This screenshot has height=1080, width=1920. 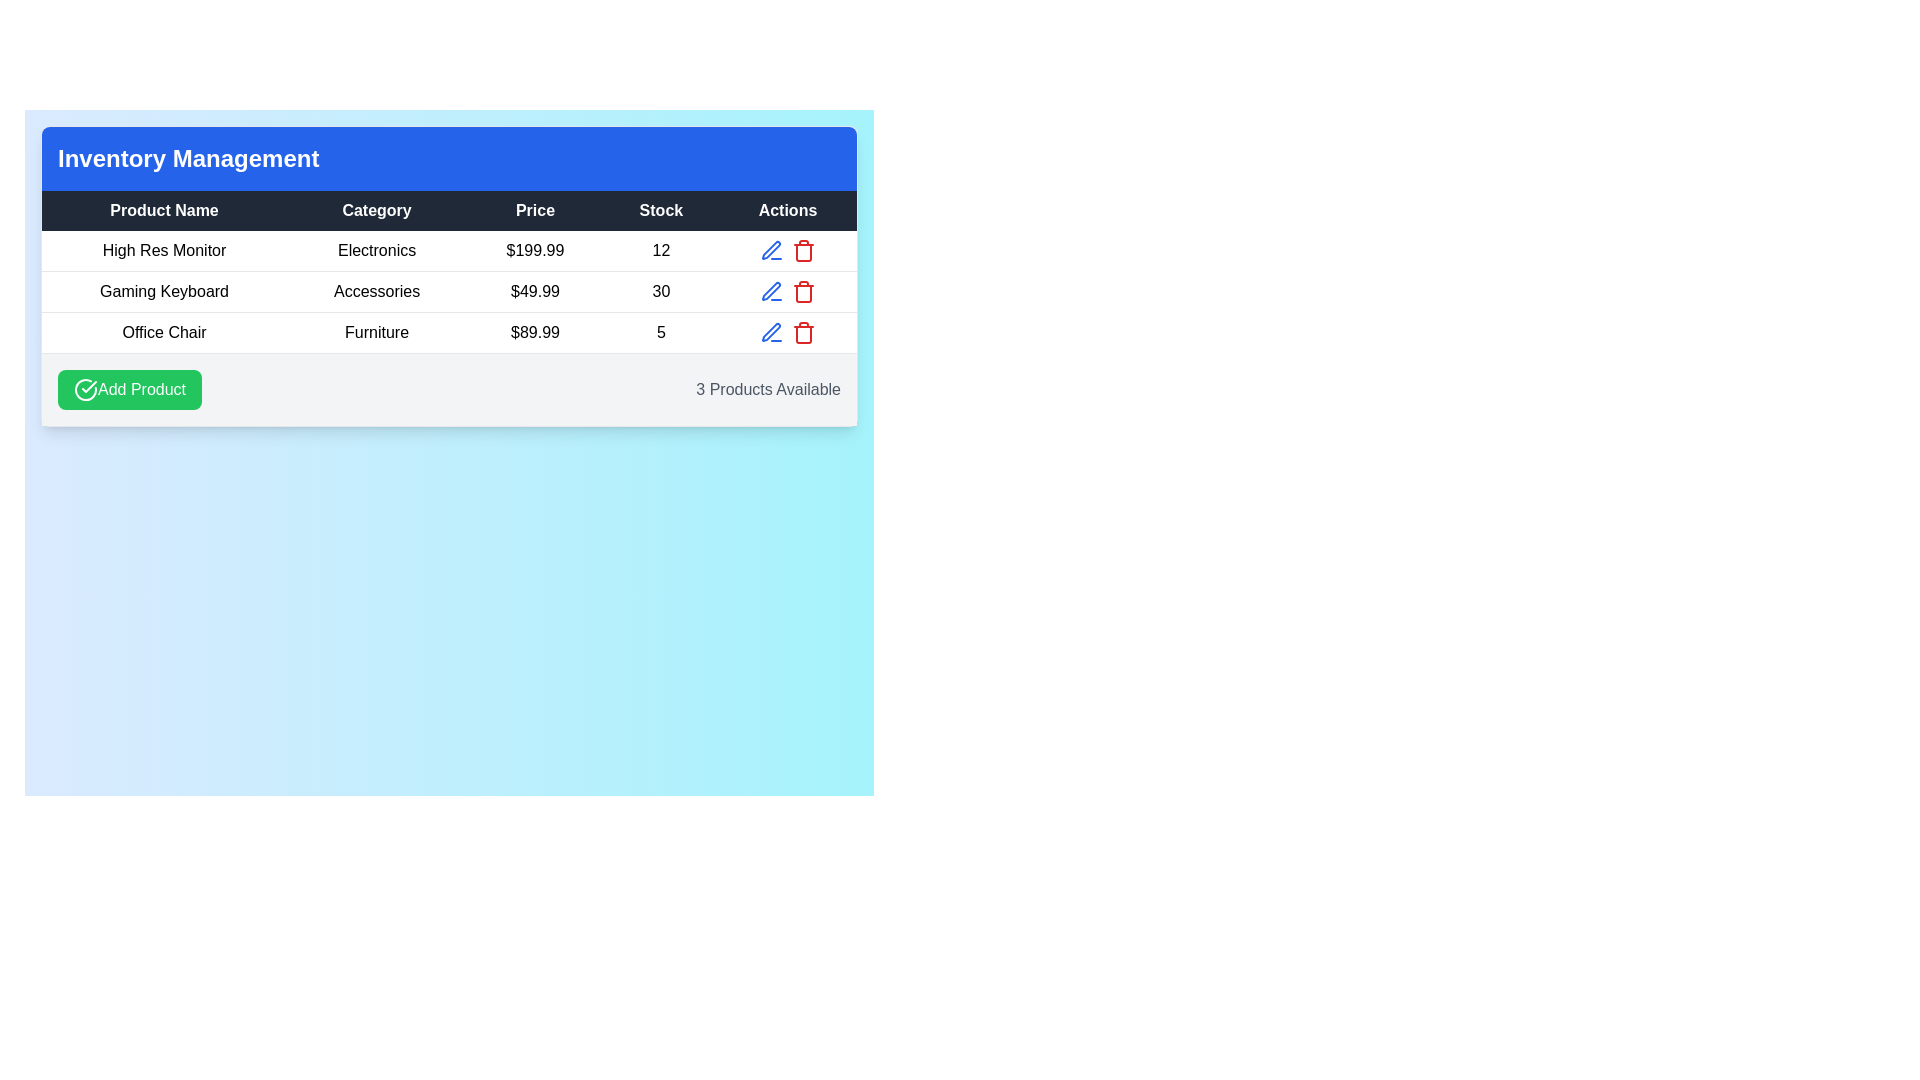 I want to click on the blue pen icon button located in the 'Actions' column of the second row of the table, which is visually distinct from the red trash bin icon, so click(x=770, y=249).